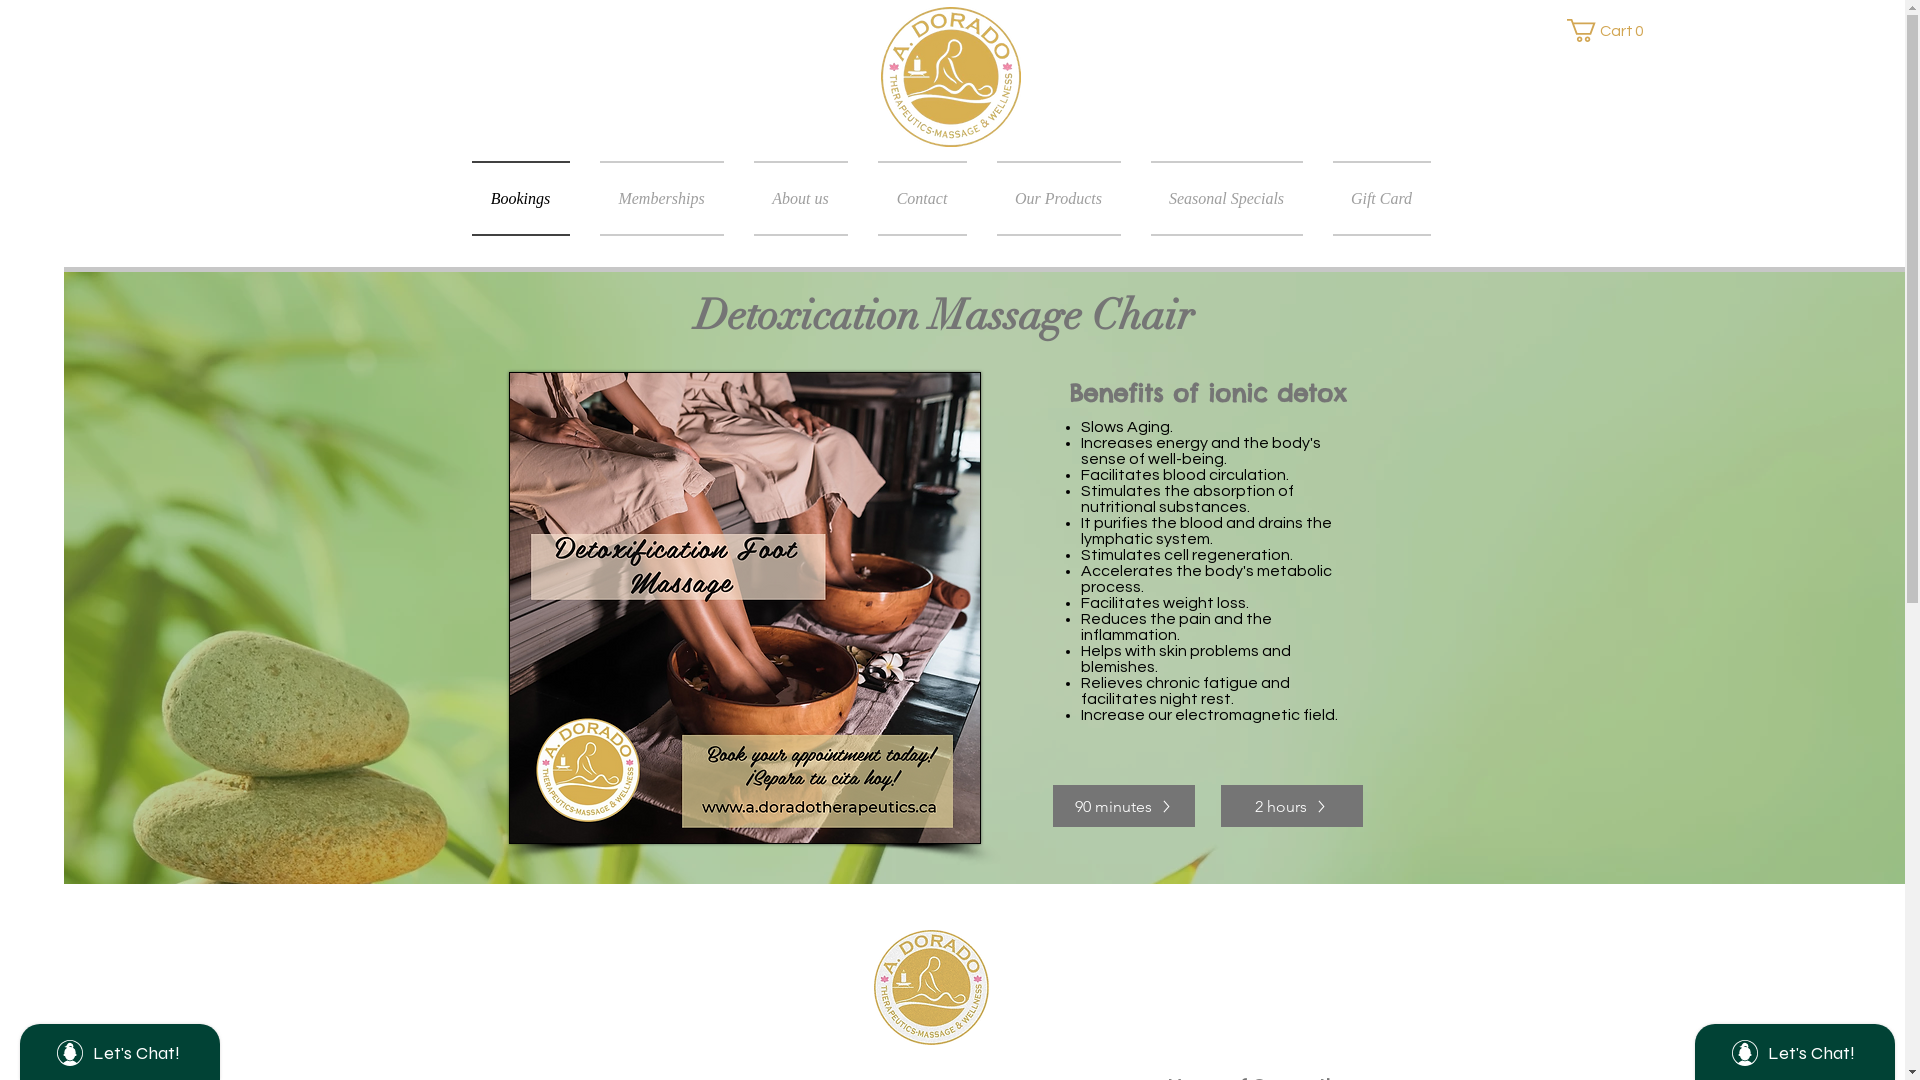  Describe the element at coordinates (920, 198) in the screenshot. I see `'Contact'` at that location.